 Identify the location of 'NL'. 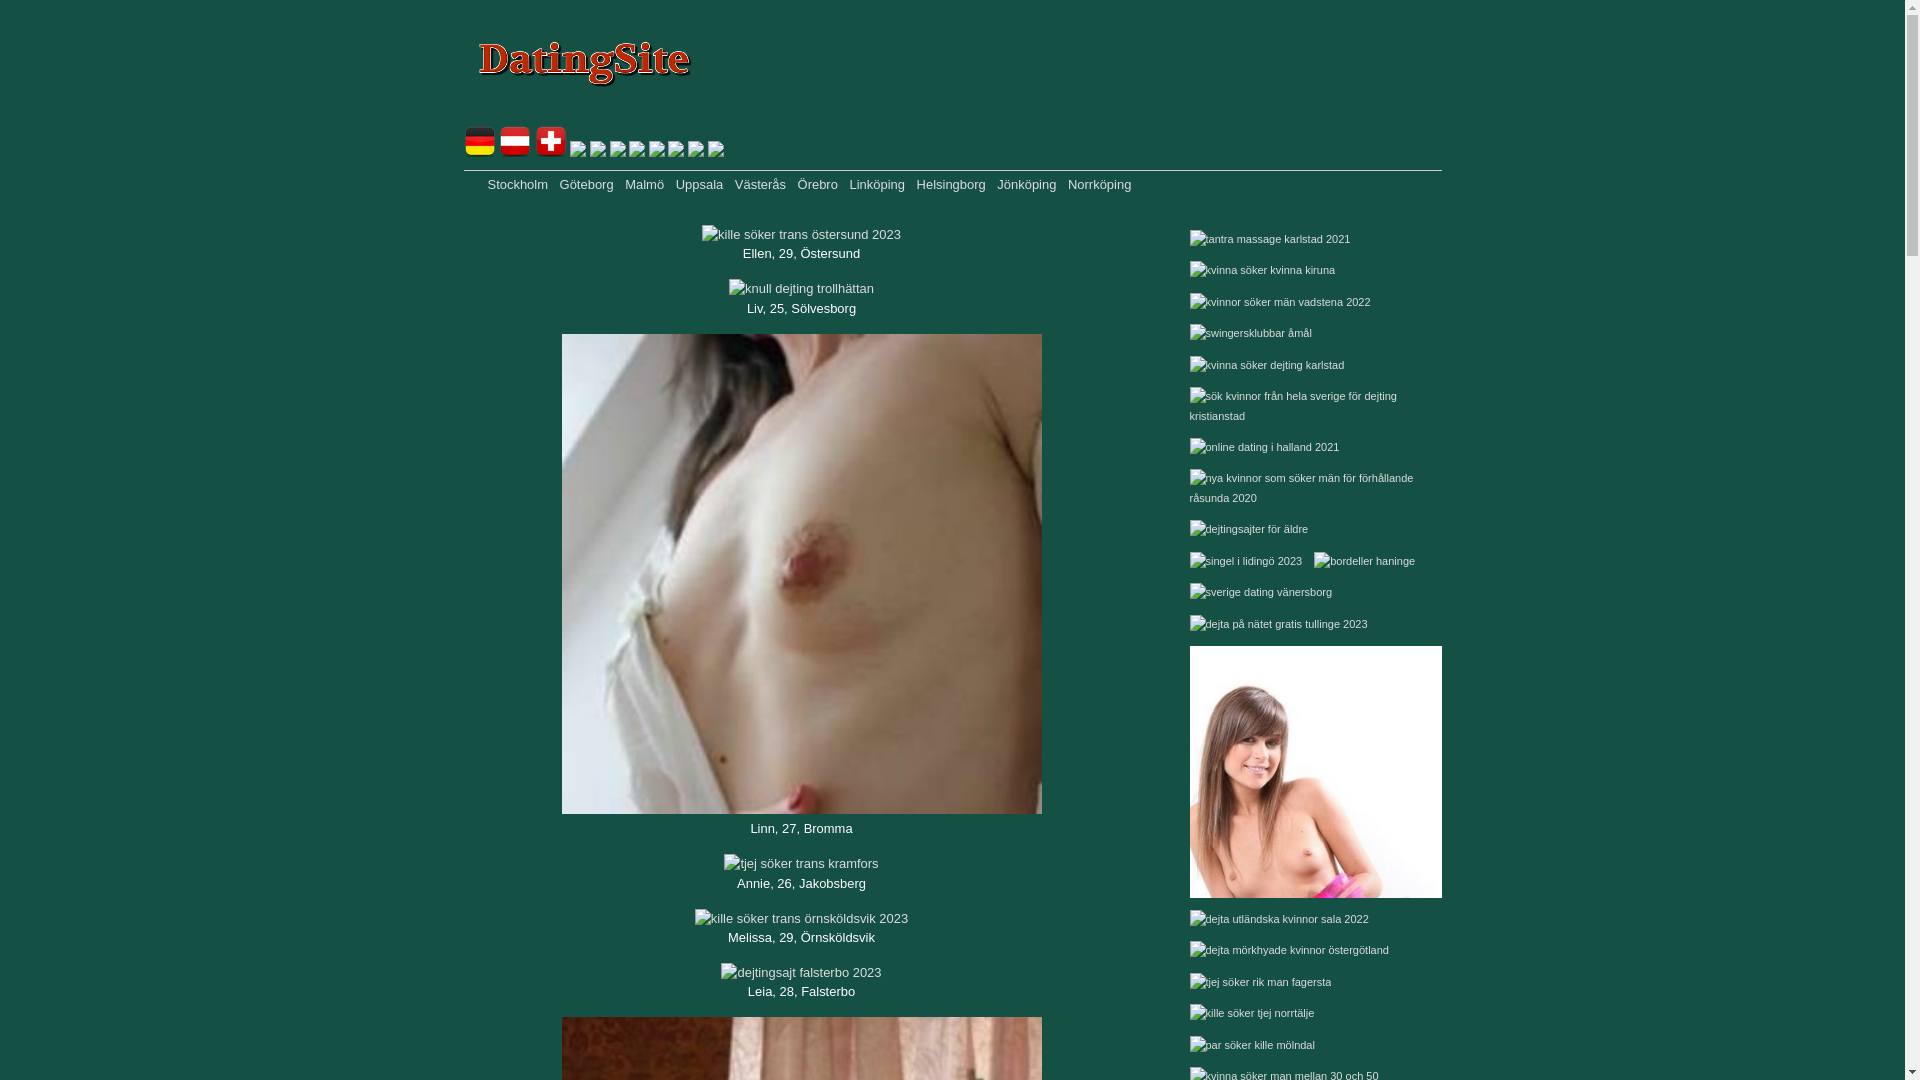
(597, 151).